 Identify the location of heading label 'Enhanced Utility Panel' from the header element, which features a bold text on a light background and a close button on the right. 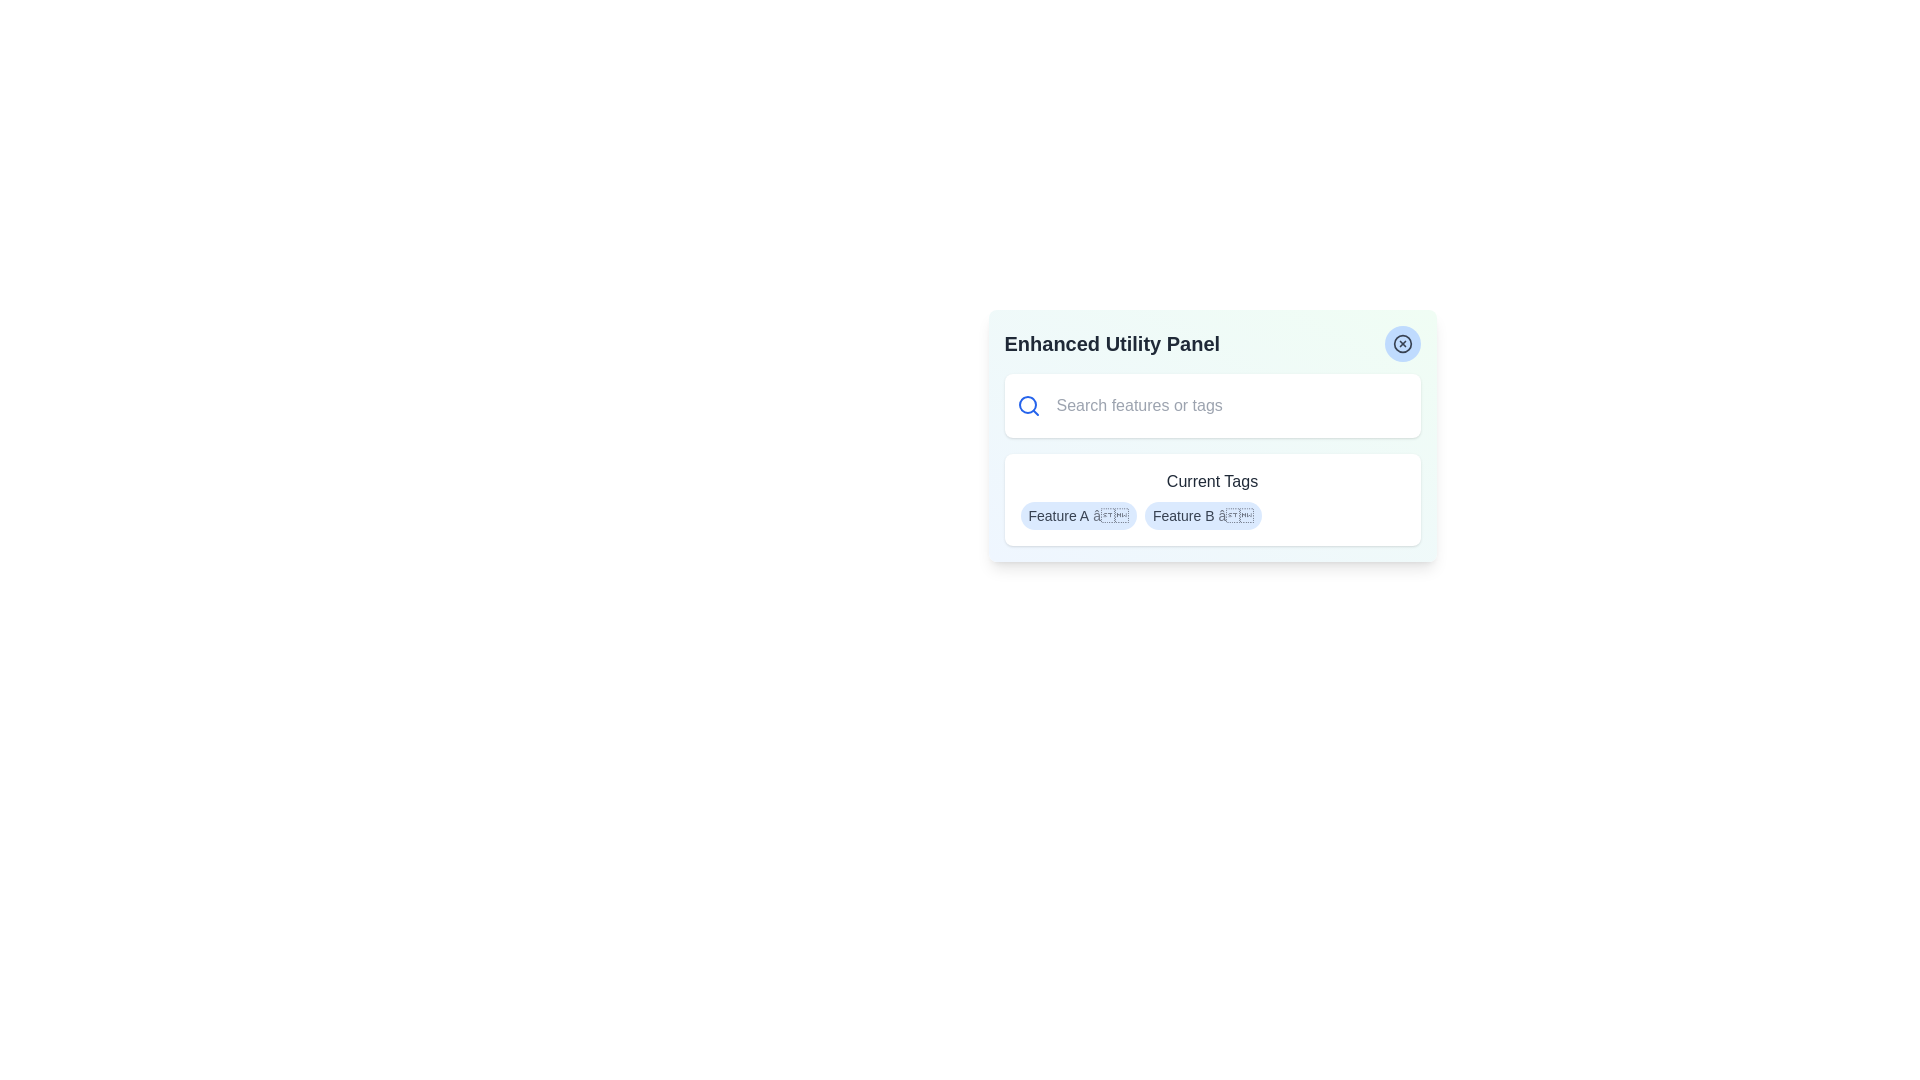
(1211, 342).